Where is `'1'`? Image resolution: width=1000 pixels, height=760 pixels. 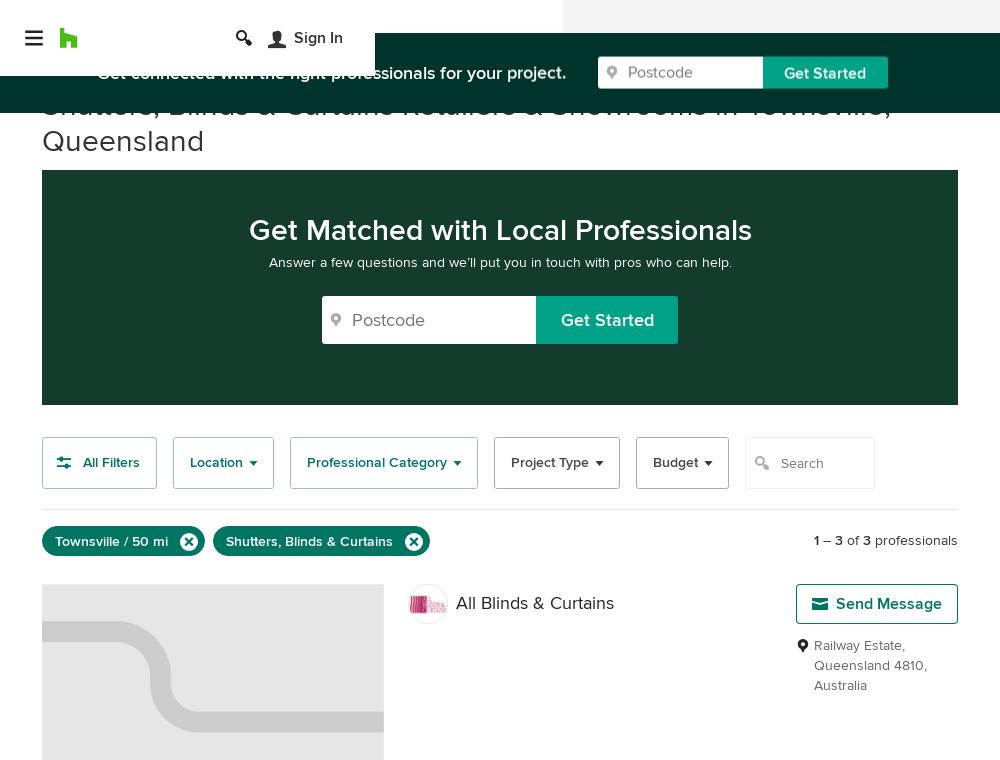
'1' is located at coordinates (815, 540).